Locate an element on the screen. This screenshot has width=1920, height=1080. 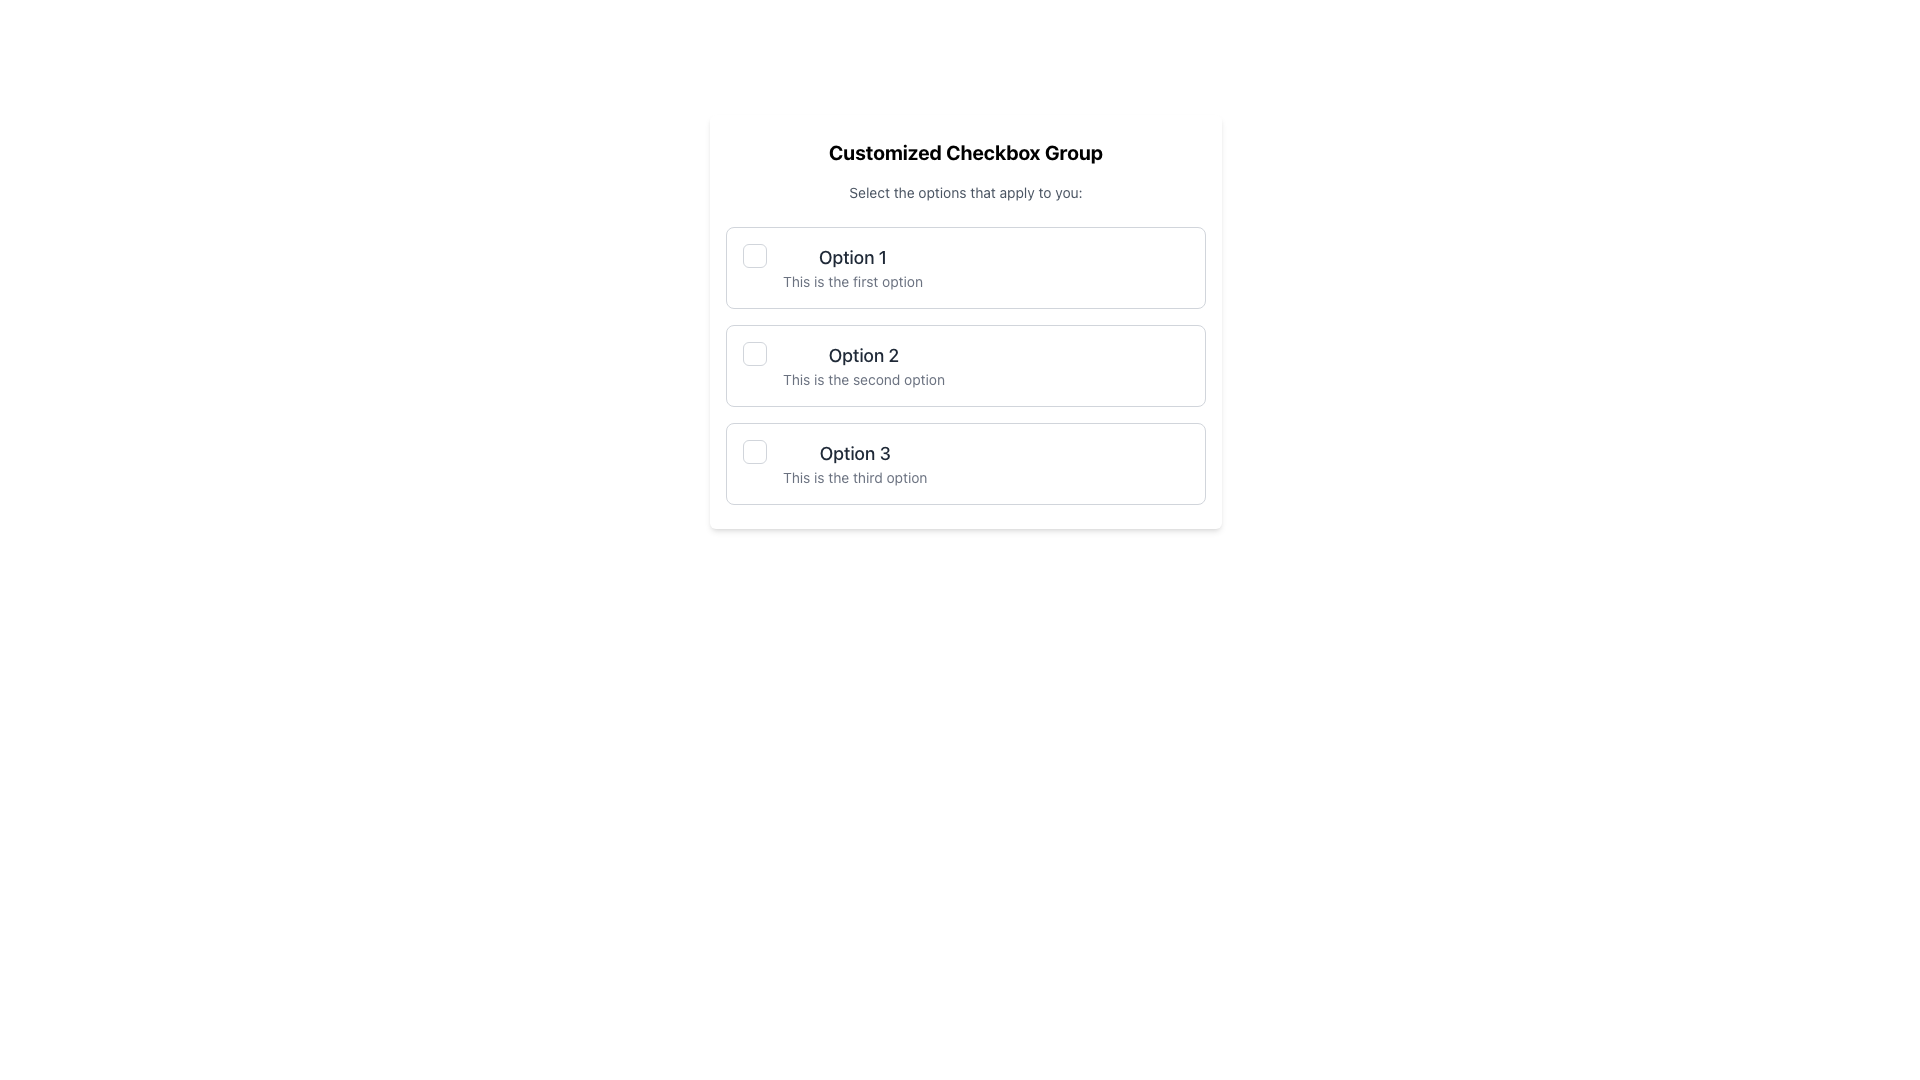
the interactive checkbox for 'Option 2' is located at coordinates (753, 353).